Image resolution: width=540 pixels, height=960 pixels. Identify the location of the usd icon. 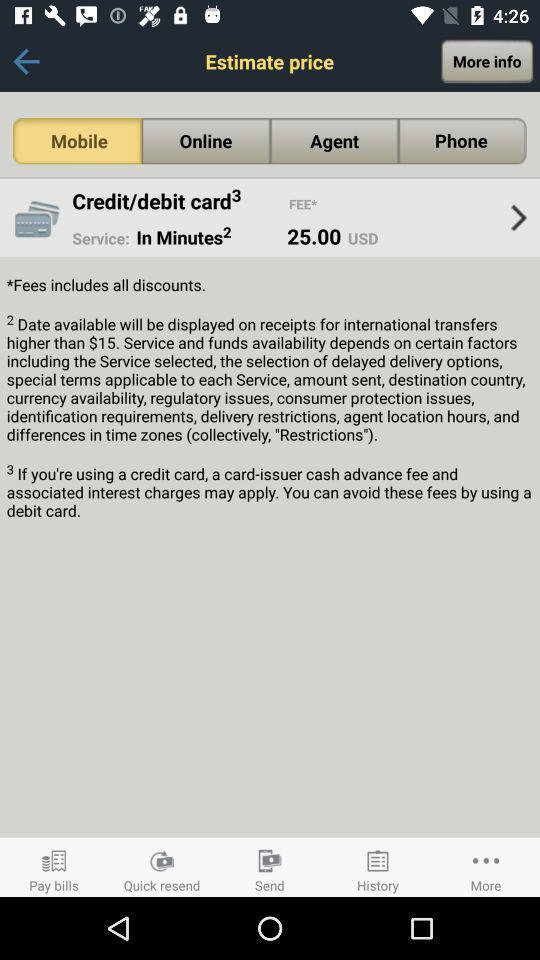
(358, 238).